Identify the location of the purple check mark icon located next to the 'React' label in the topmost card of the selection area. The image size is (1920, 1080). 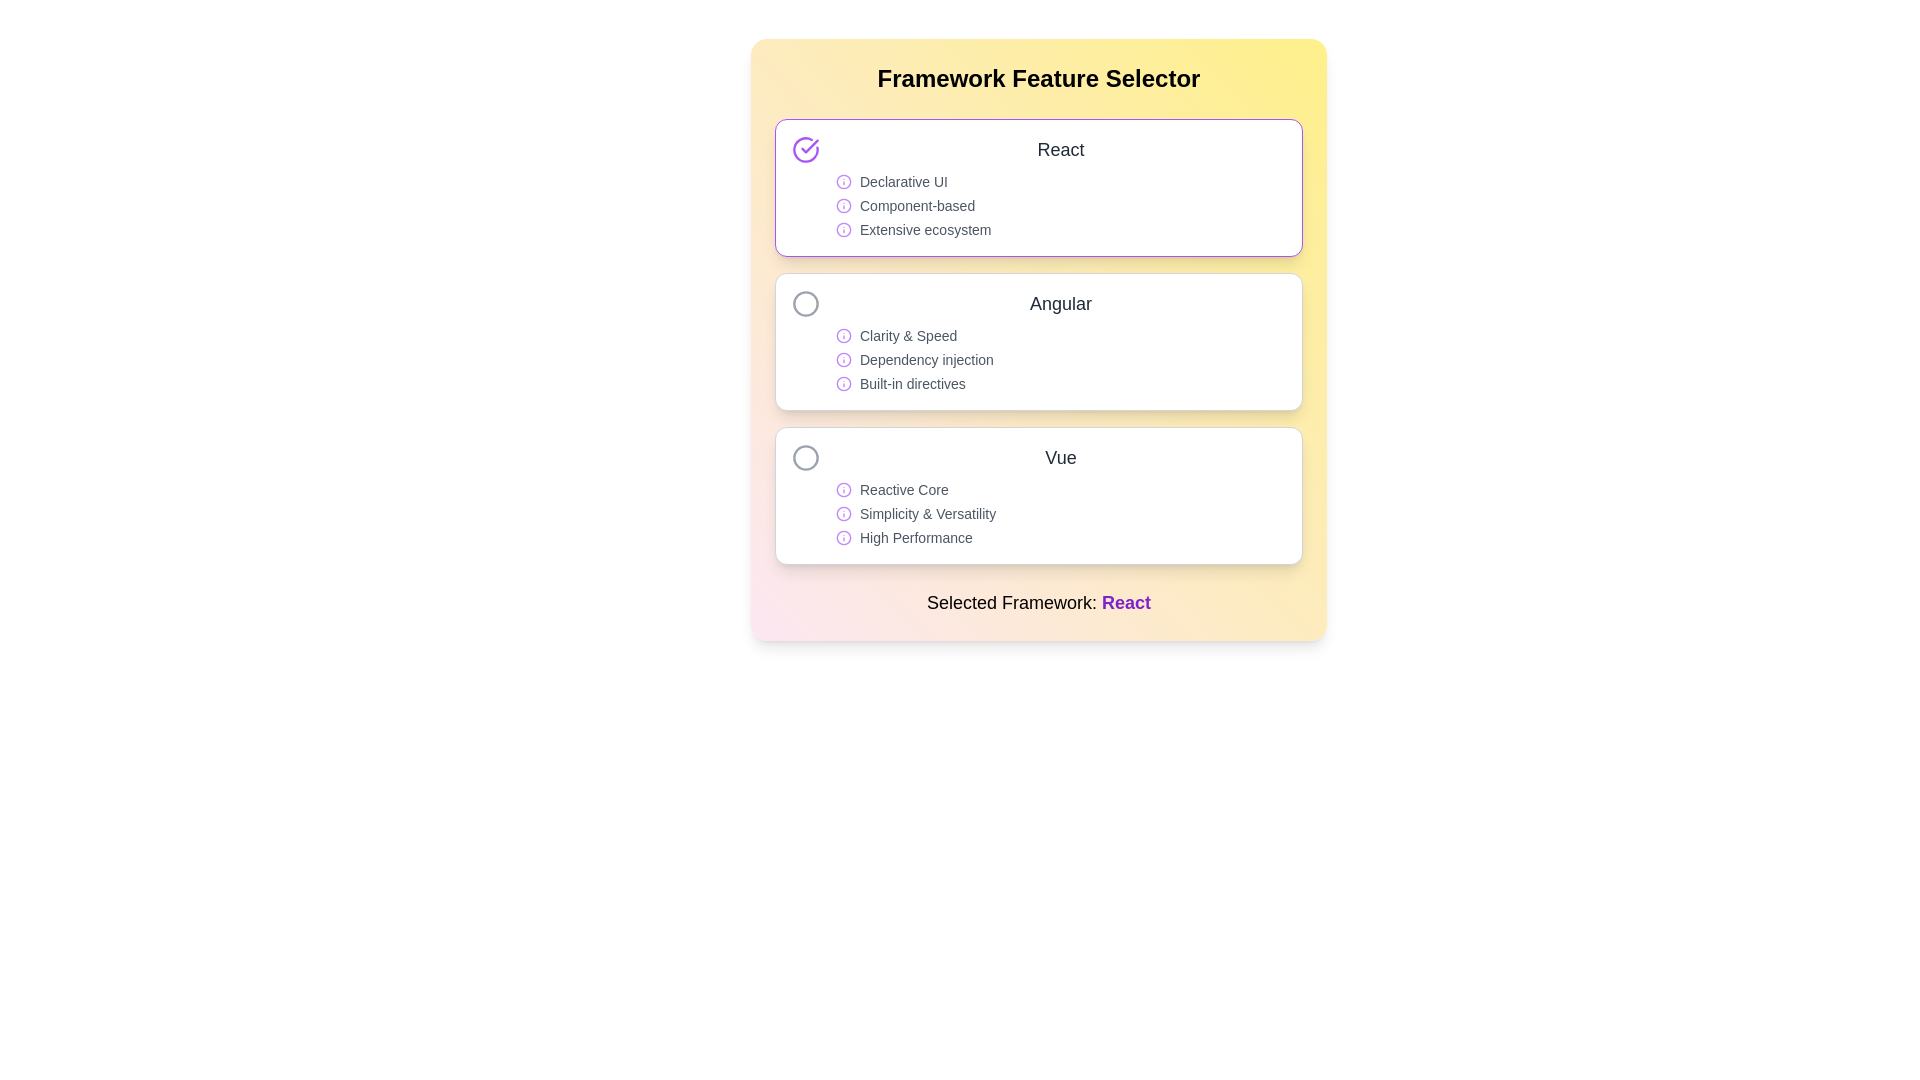
(810, 145).